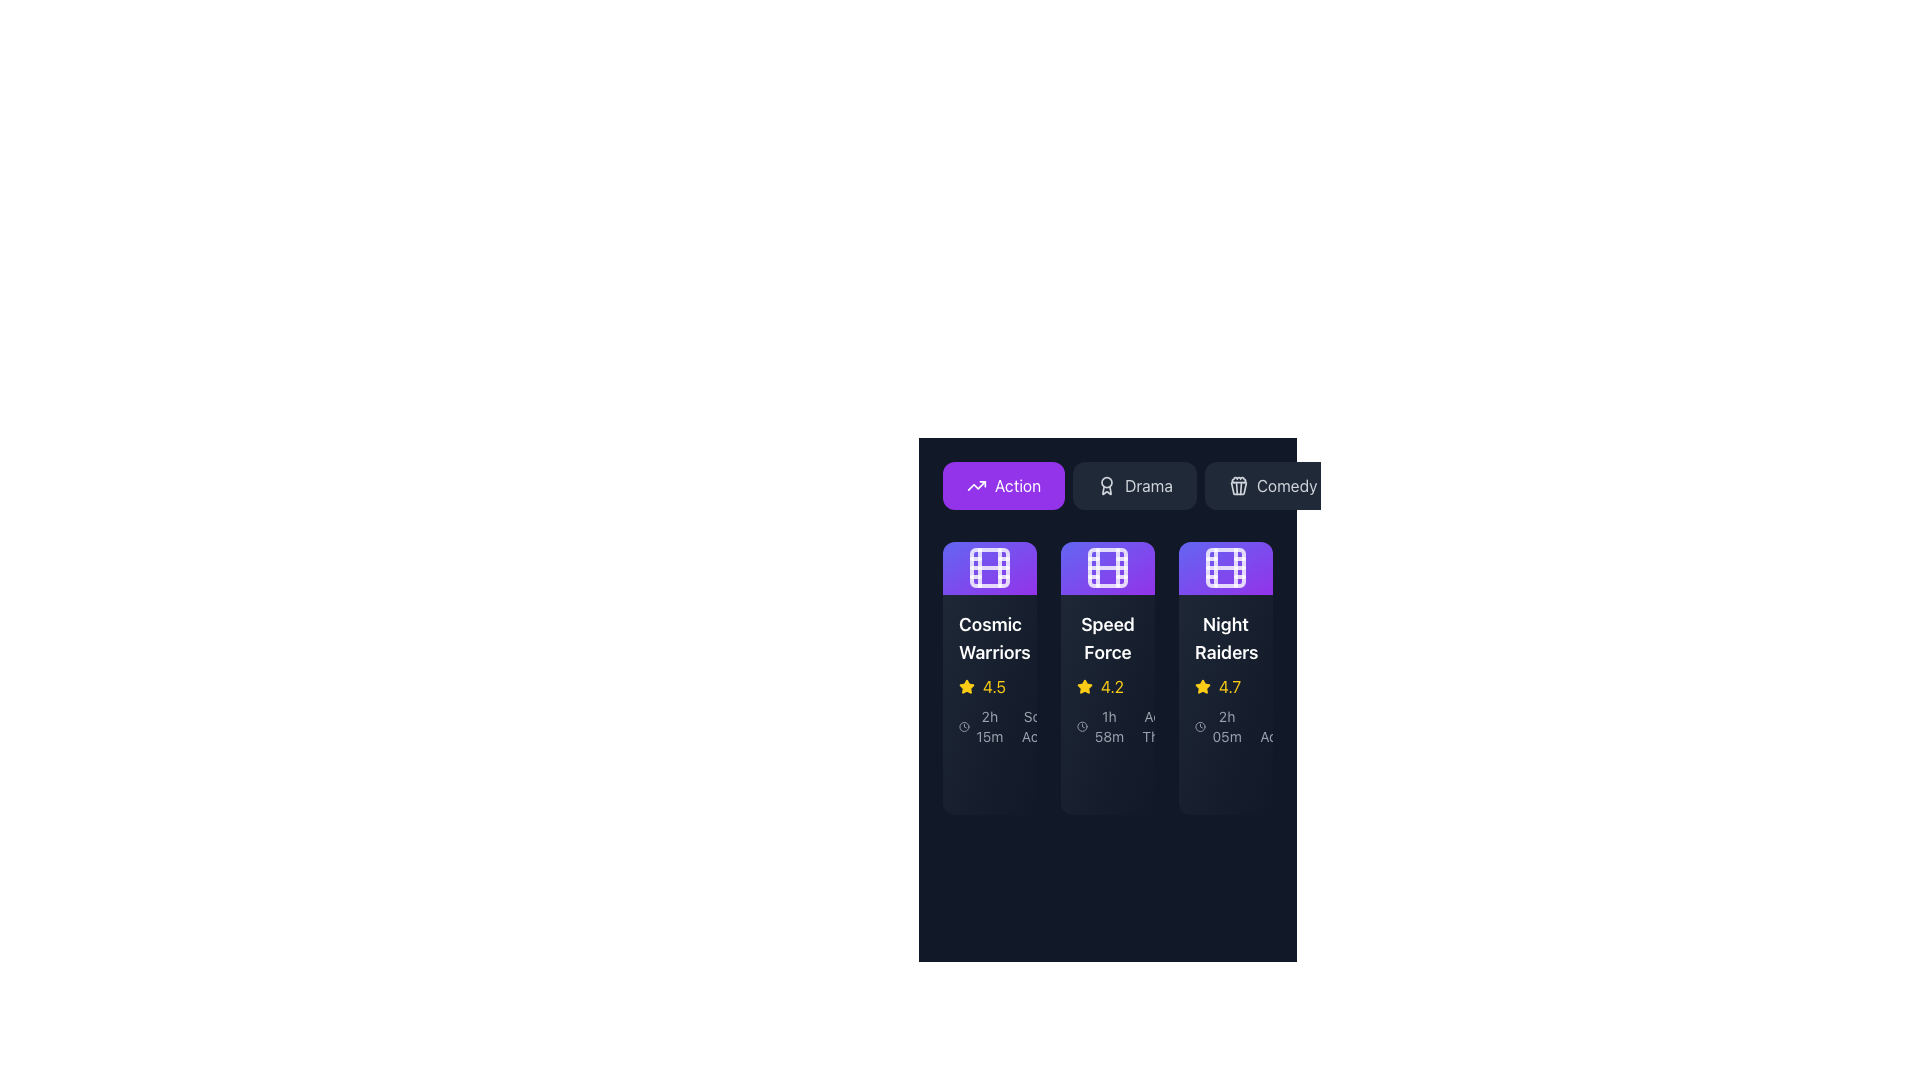 This screenshot has height=1080, width=1920. What do you see at coordinates (1108, 726) in the screenshot?
I see `the static text label that displays the duration of the associated media content, located in the second card below the rating section and beside a clock icon` at bounding box center [1108, 726].